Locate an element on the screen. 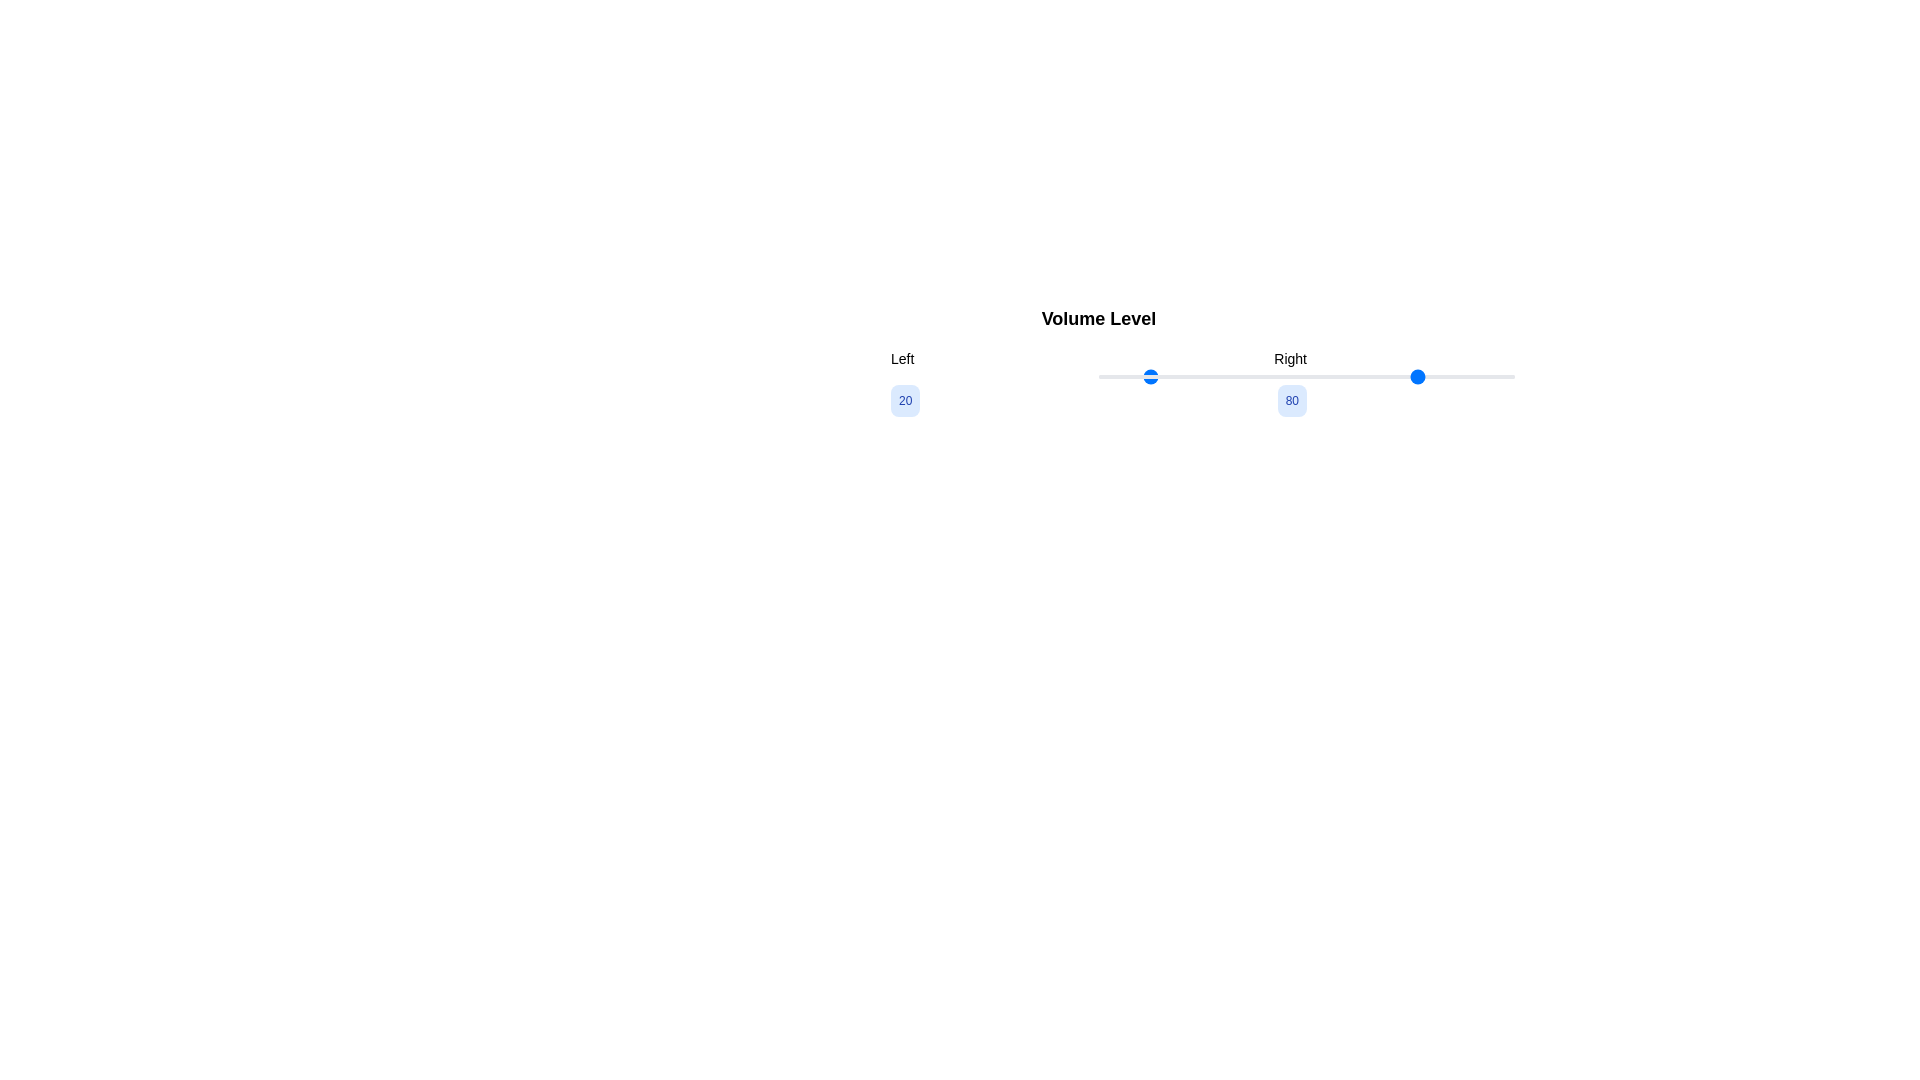 The height and width of the screenshot is (1080, 1920). the slider value is located at coordinates (1131, 377).